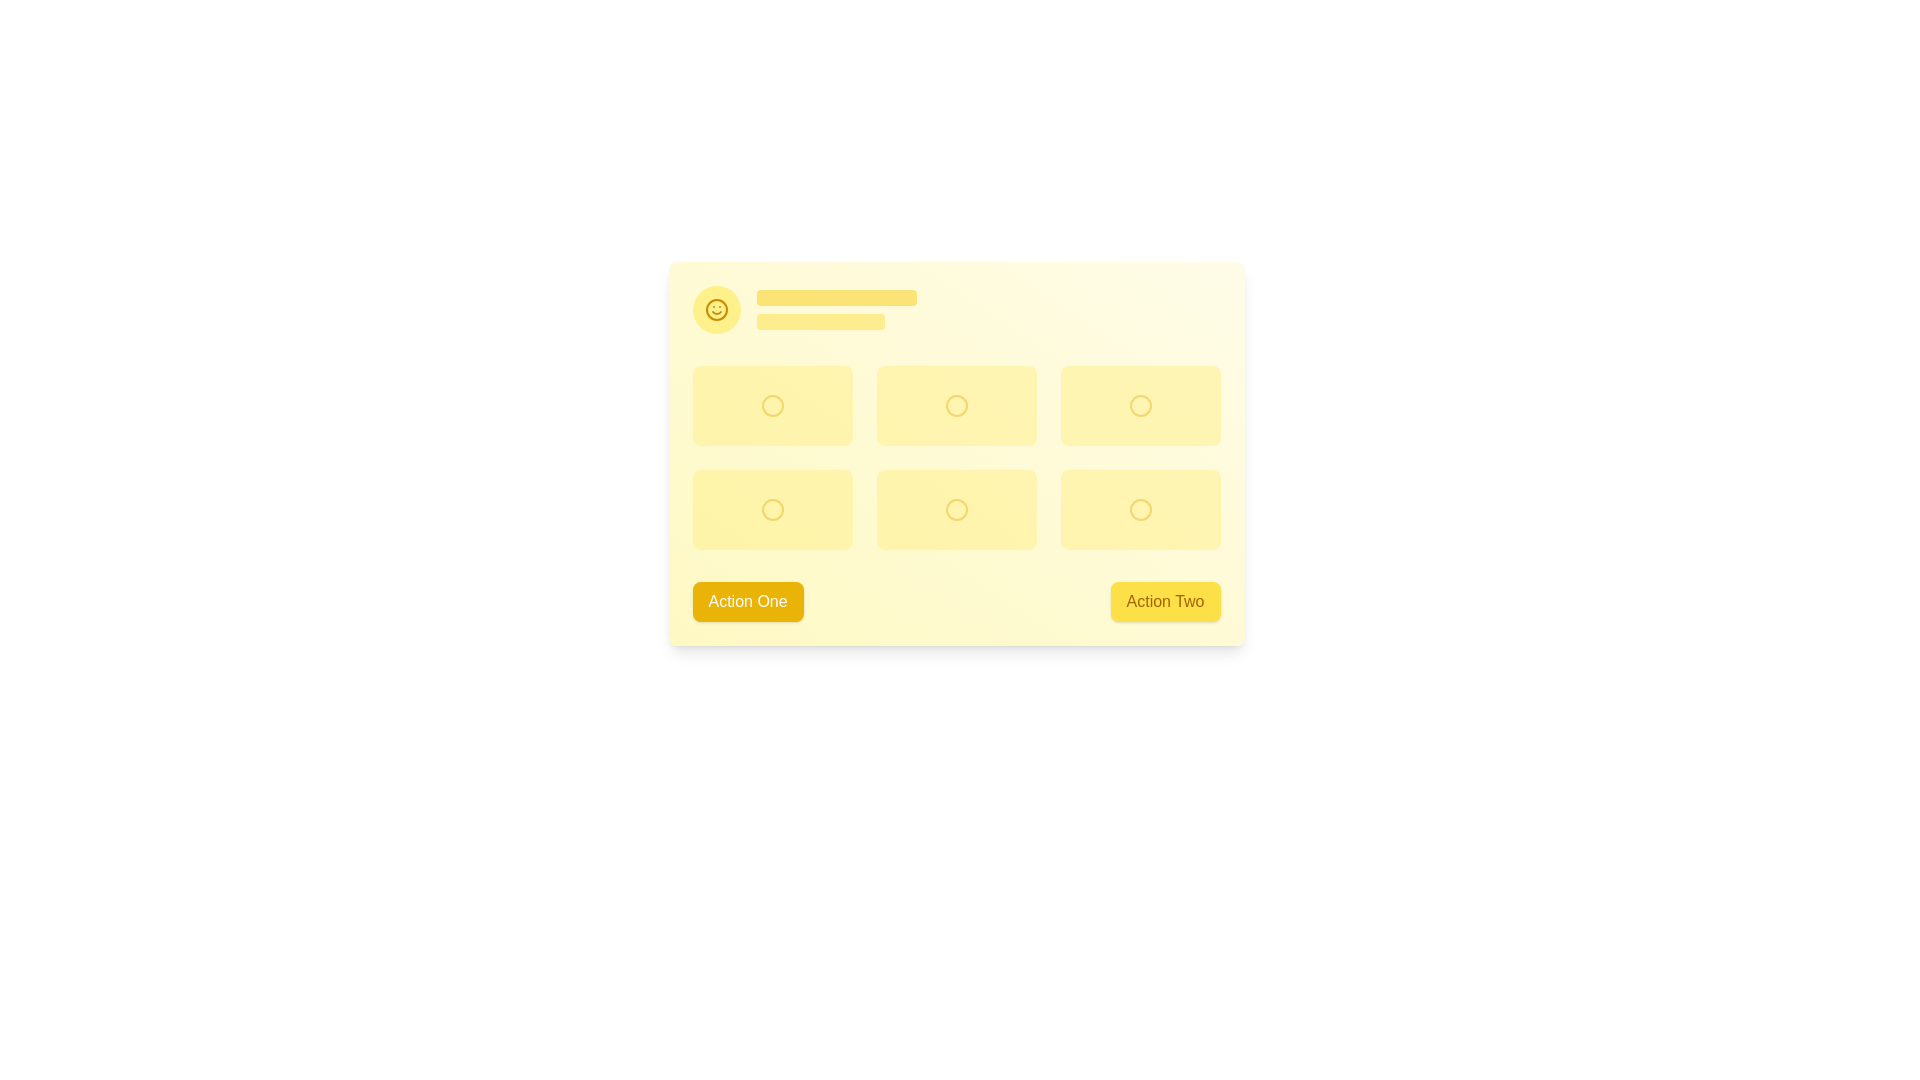 The image size is (1920, 1080). What do you see at coordinates (771, 405) in the screenshot?
I see `the yellow rectangular interactive button with rounded corners, which contains a circular icon, from its current position` at bounding box center [771, 405].